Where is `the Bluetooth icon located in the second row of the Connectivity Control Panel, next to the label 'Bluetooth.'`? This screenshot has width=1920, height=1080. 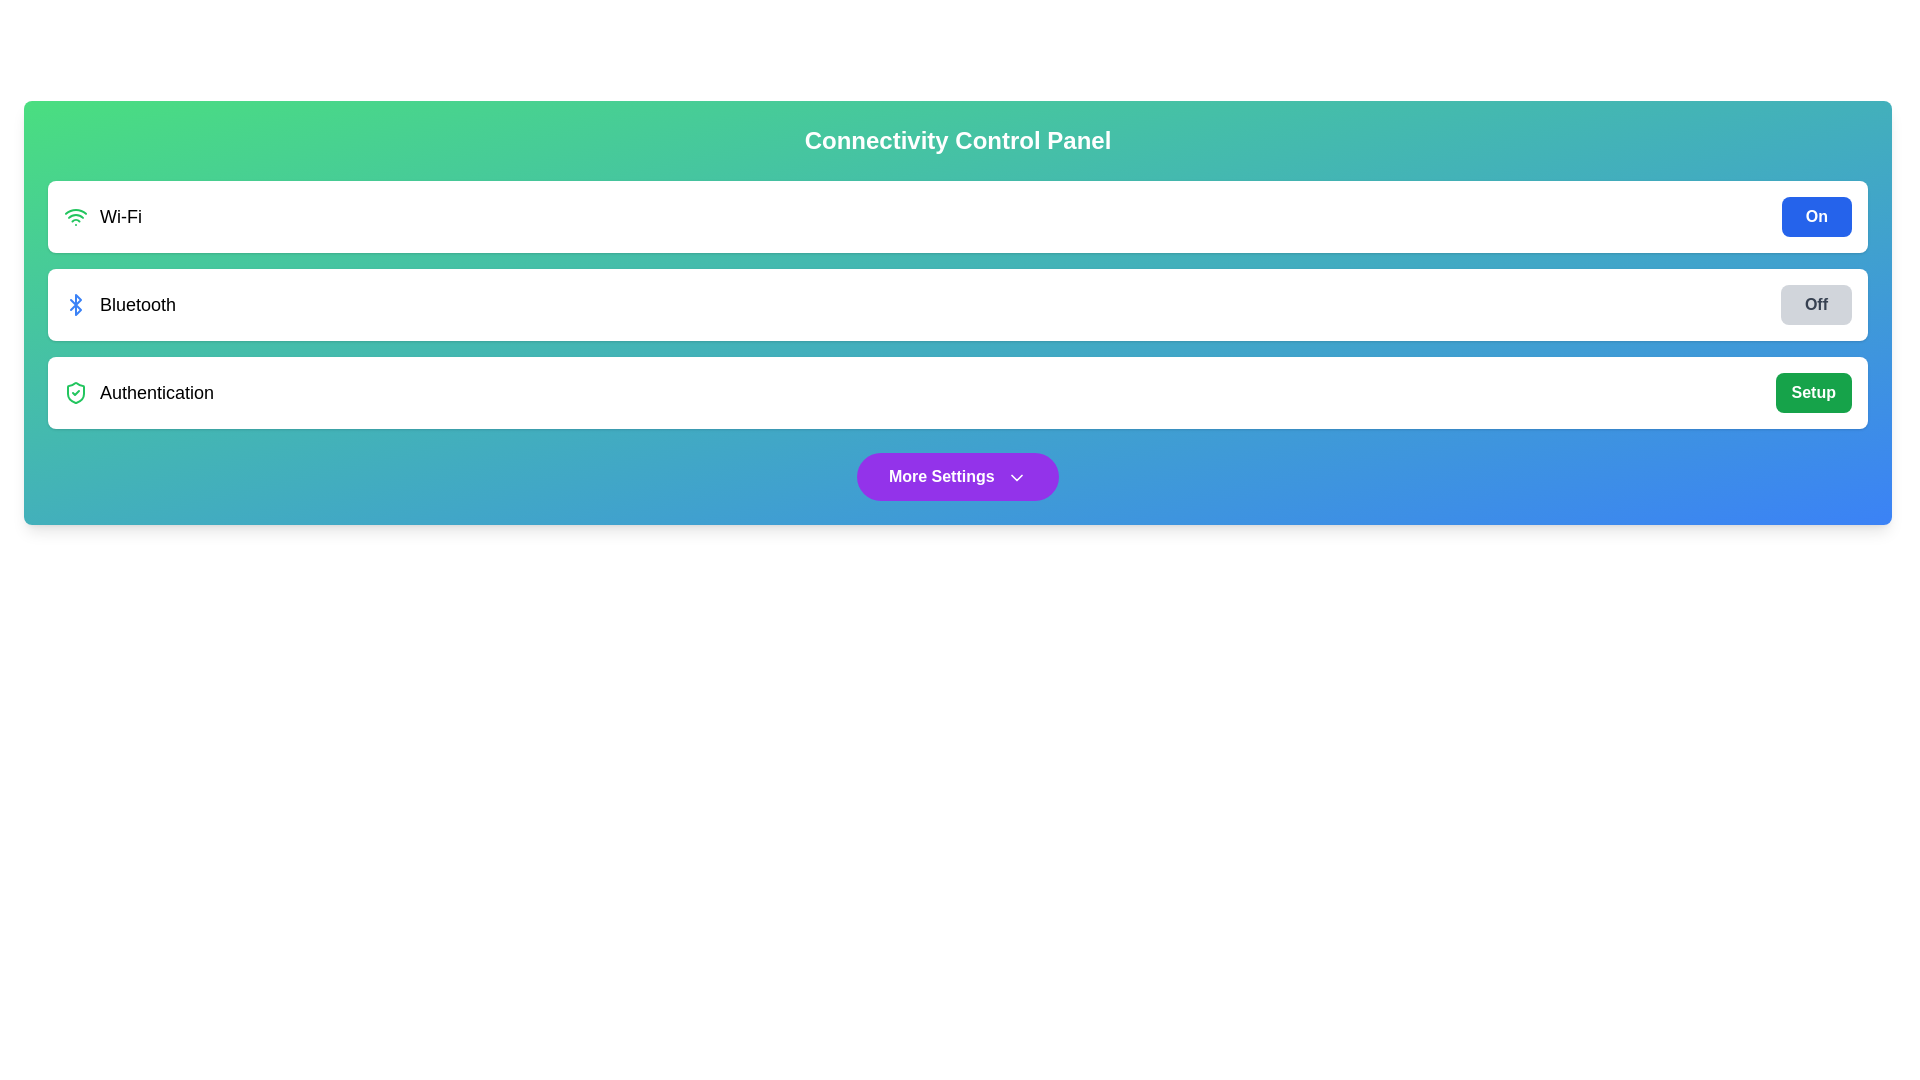 the Bluetooth icon located in the second row of the Connectivity Control Panel, next to the label 'Bluetooth.' is located at coordinates (76, 304).